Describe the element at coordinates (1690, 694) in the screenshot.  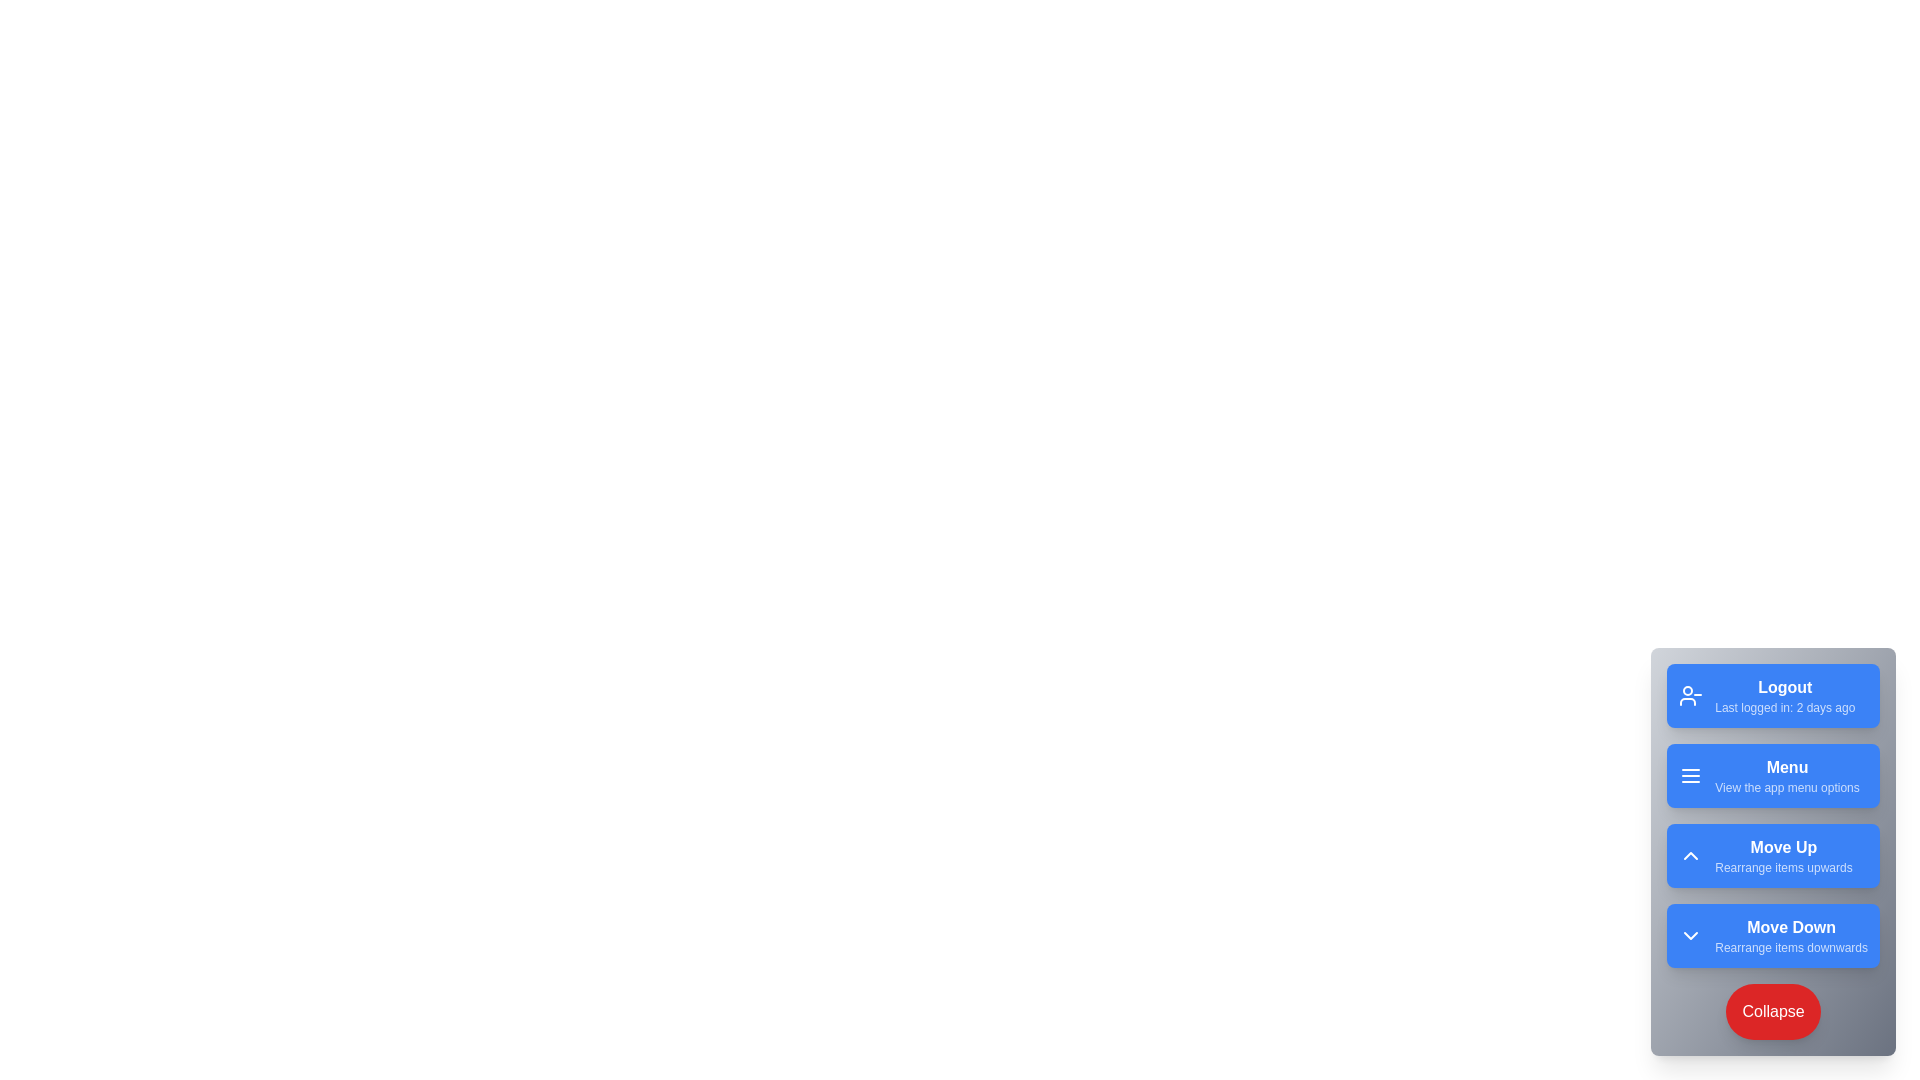
I see `the circular user icon with a minus sign, part of the blue 'Logout' button at the top of the vertically stacked menu` at that location.